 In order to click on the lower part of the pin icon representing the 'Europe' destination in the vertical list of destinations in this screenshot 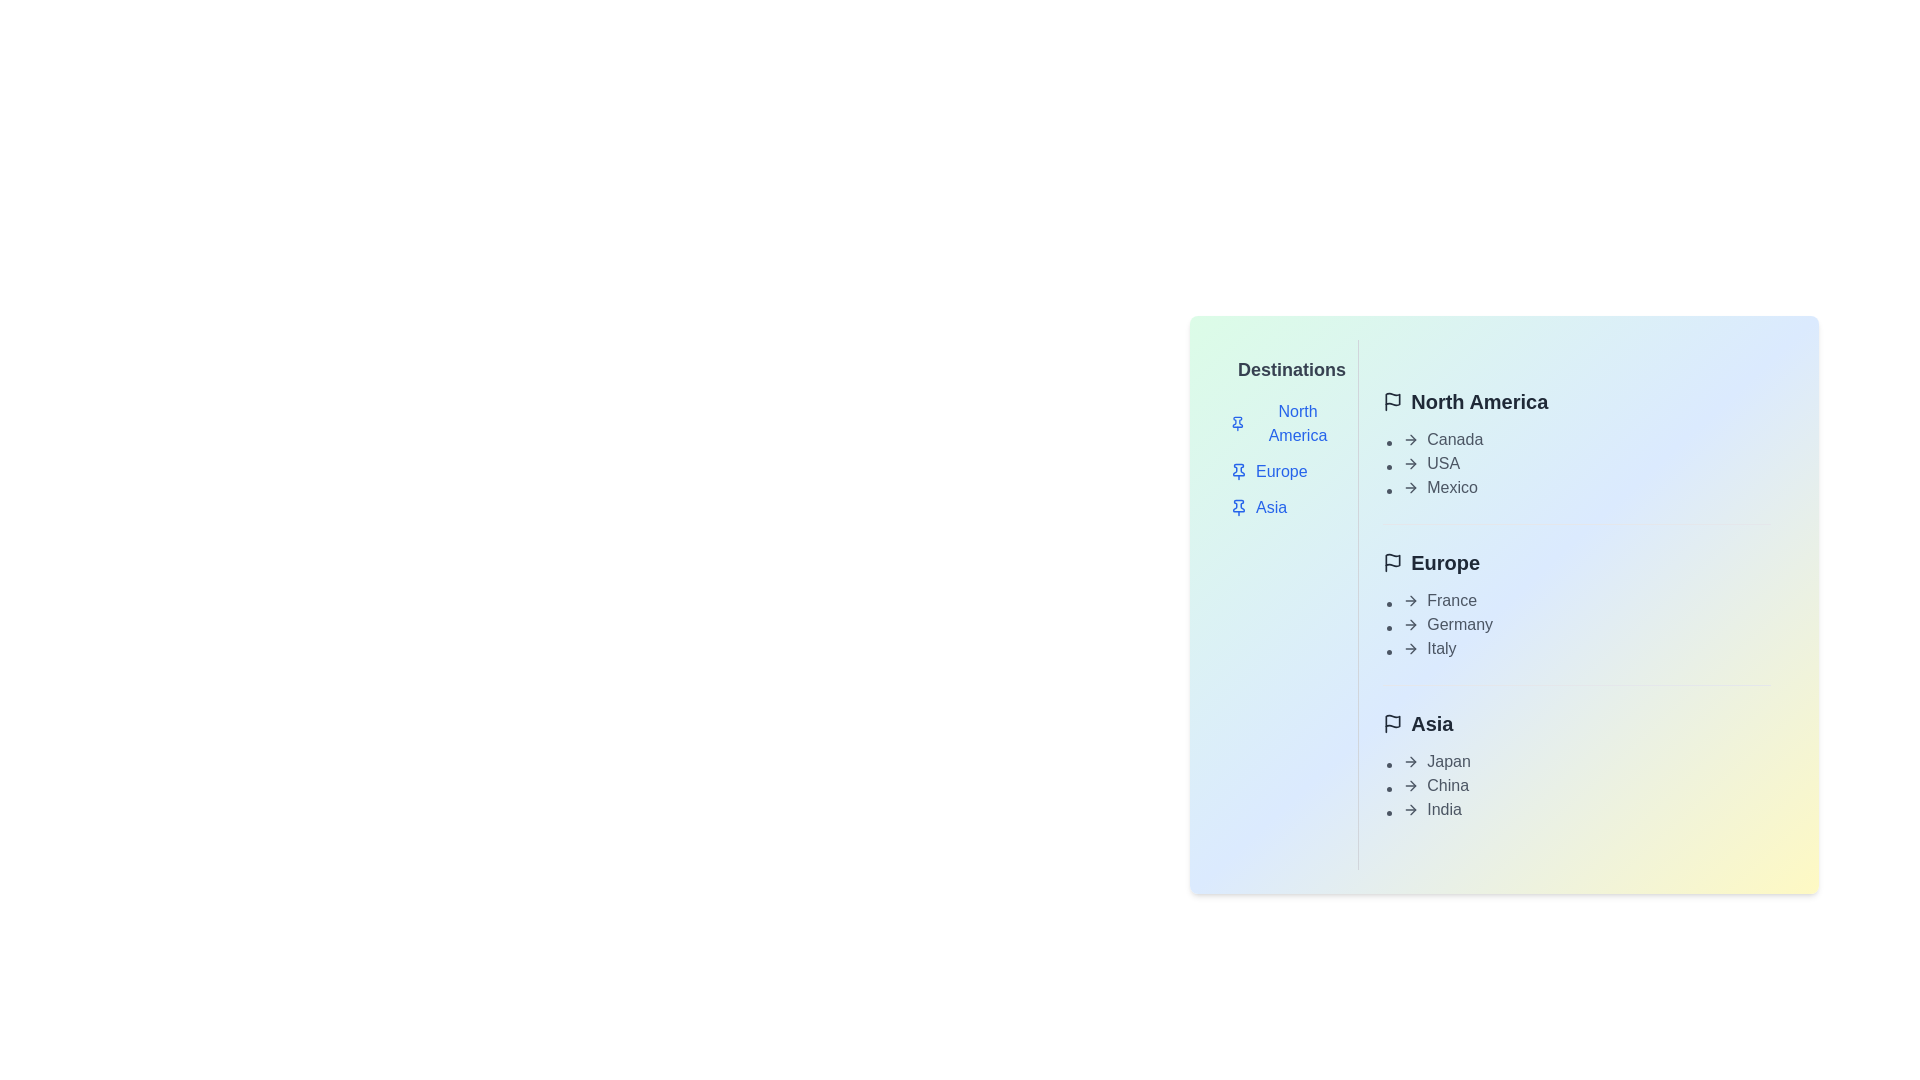, I will do `click(1237, 470)`.